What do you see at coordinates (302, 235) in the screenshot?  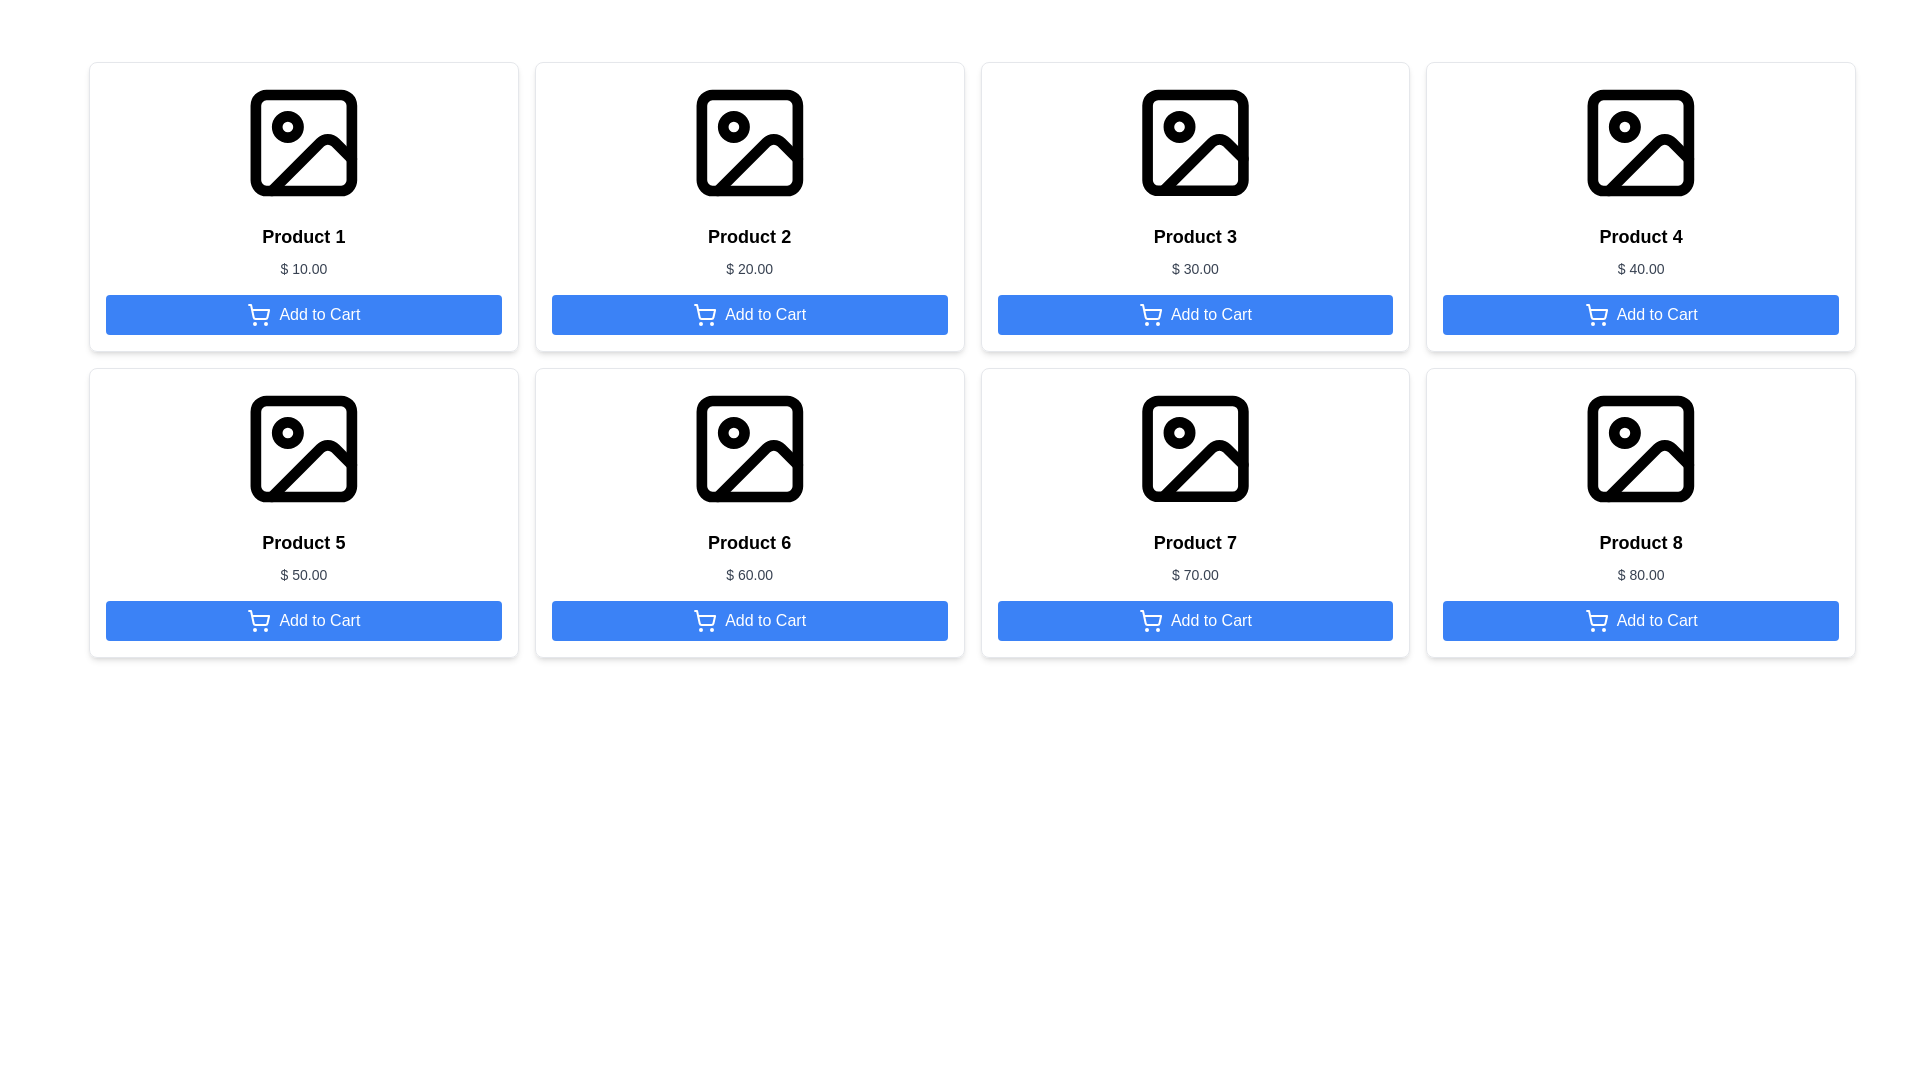 I see `text label displaying 'Product 1', which is located at the top-left corner of the card layout, positioned beneath the image placeholder` at bounding box center [302, 235].